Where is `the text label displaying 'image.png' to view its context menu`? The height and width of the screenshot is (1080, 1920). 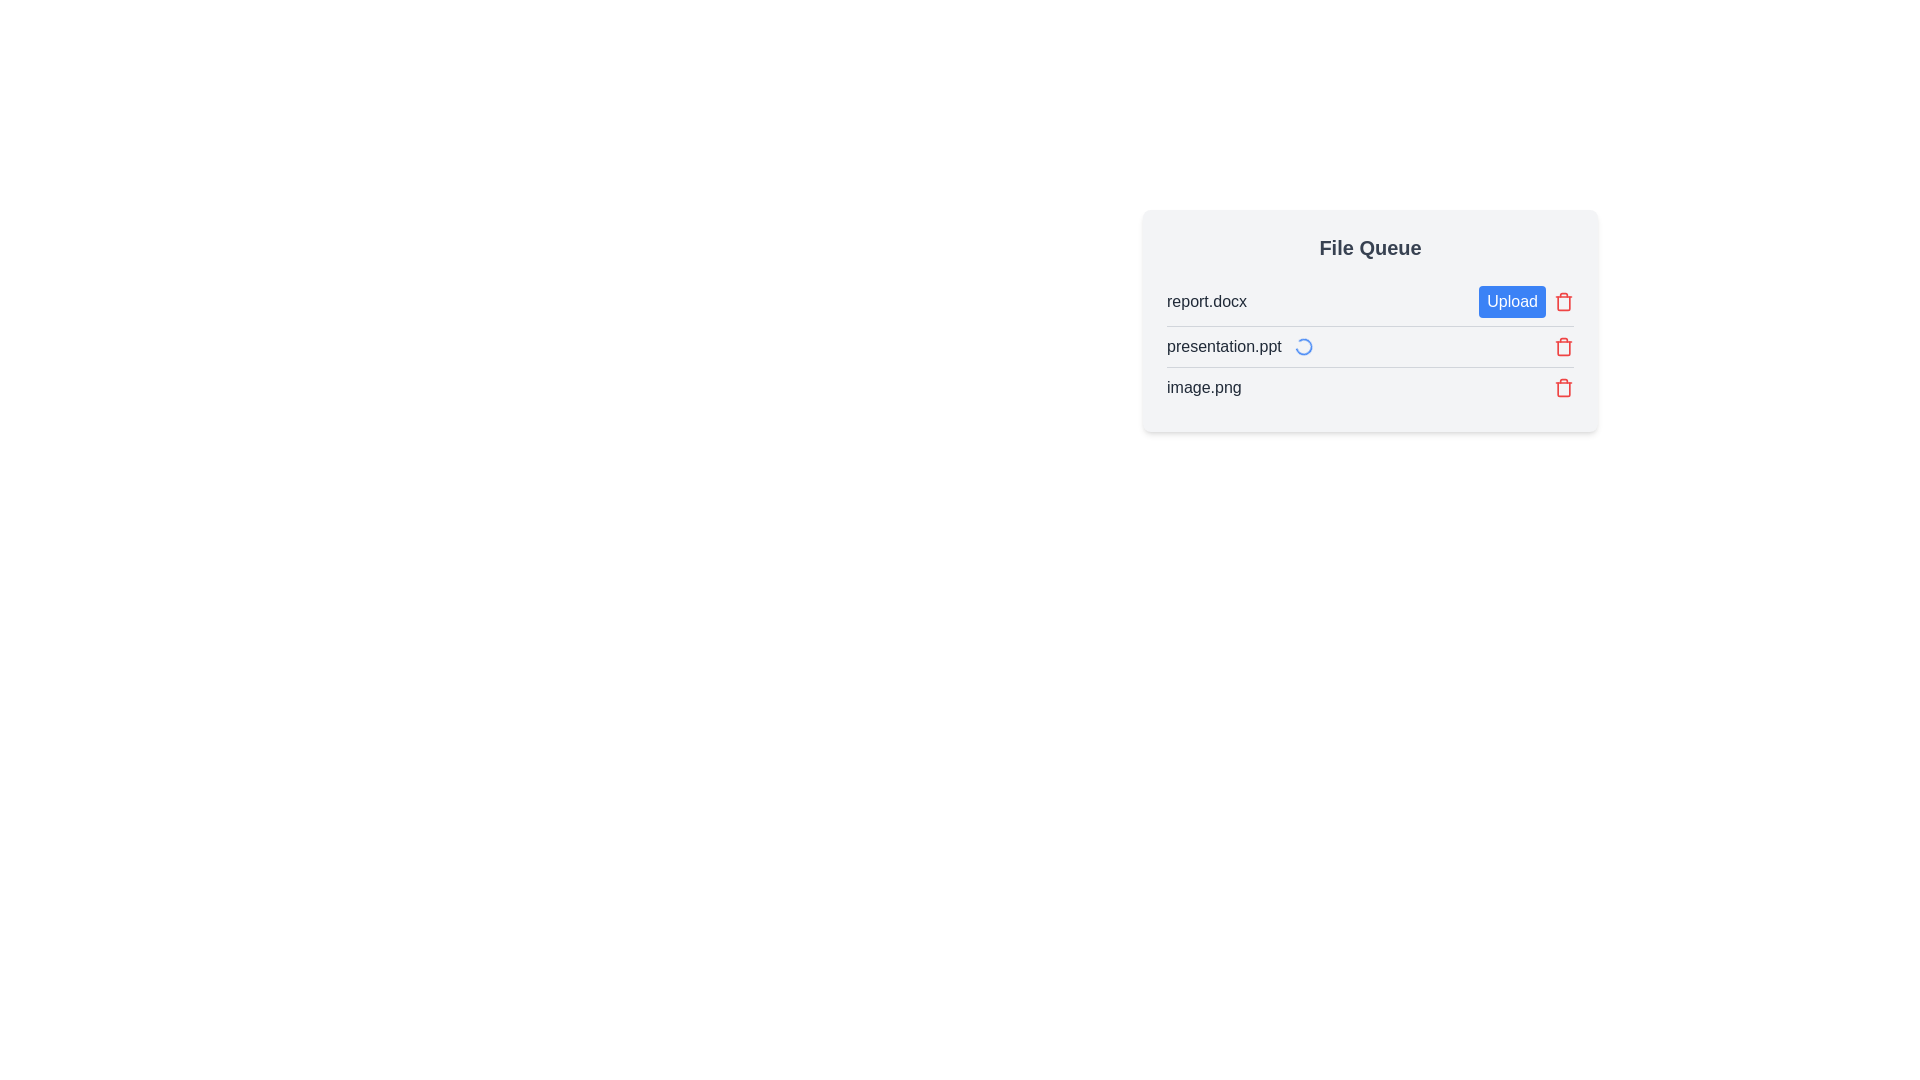 the text label displaying 'image.png' to view its context menu is located at coordinates (1203, 388).